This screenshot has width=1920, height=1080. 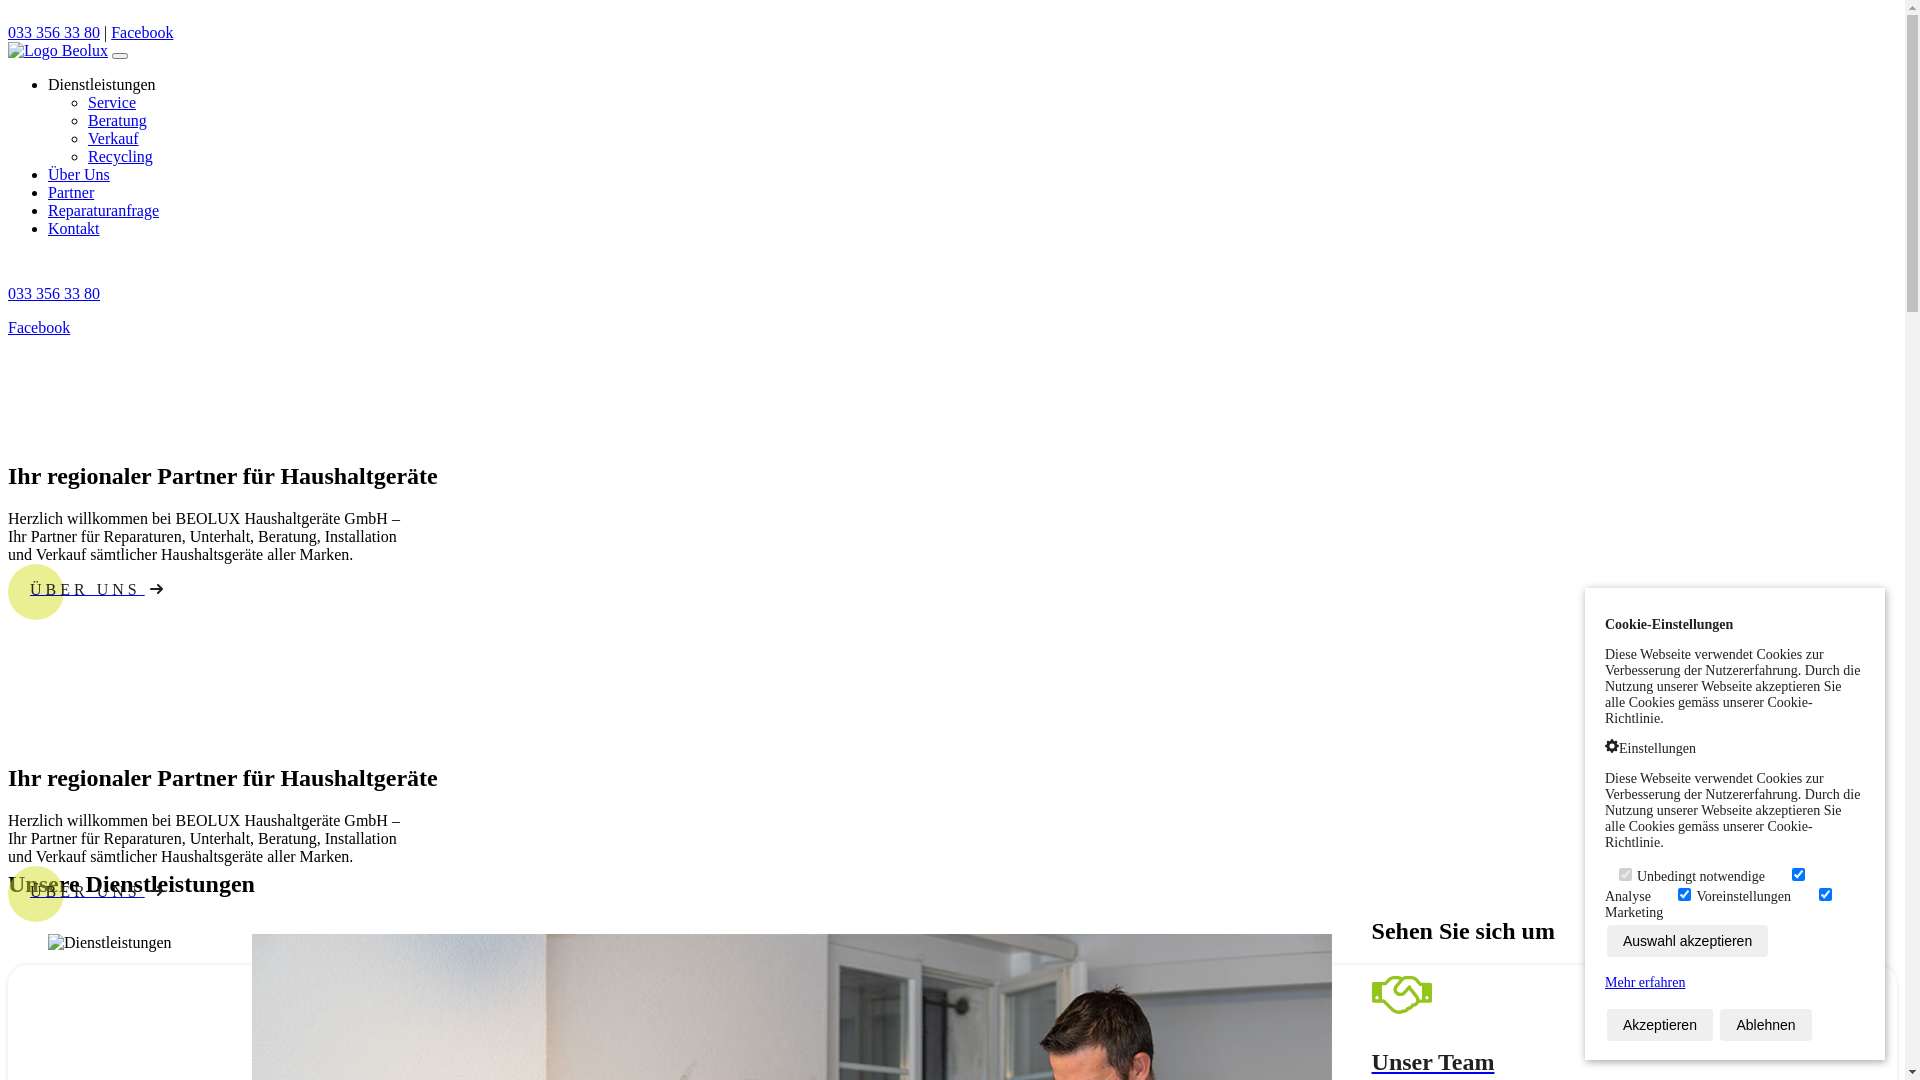 What do you see at coordinates (110, 102) in the screenshot?
I see `'Service'` at bounding box center [110, 102].